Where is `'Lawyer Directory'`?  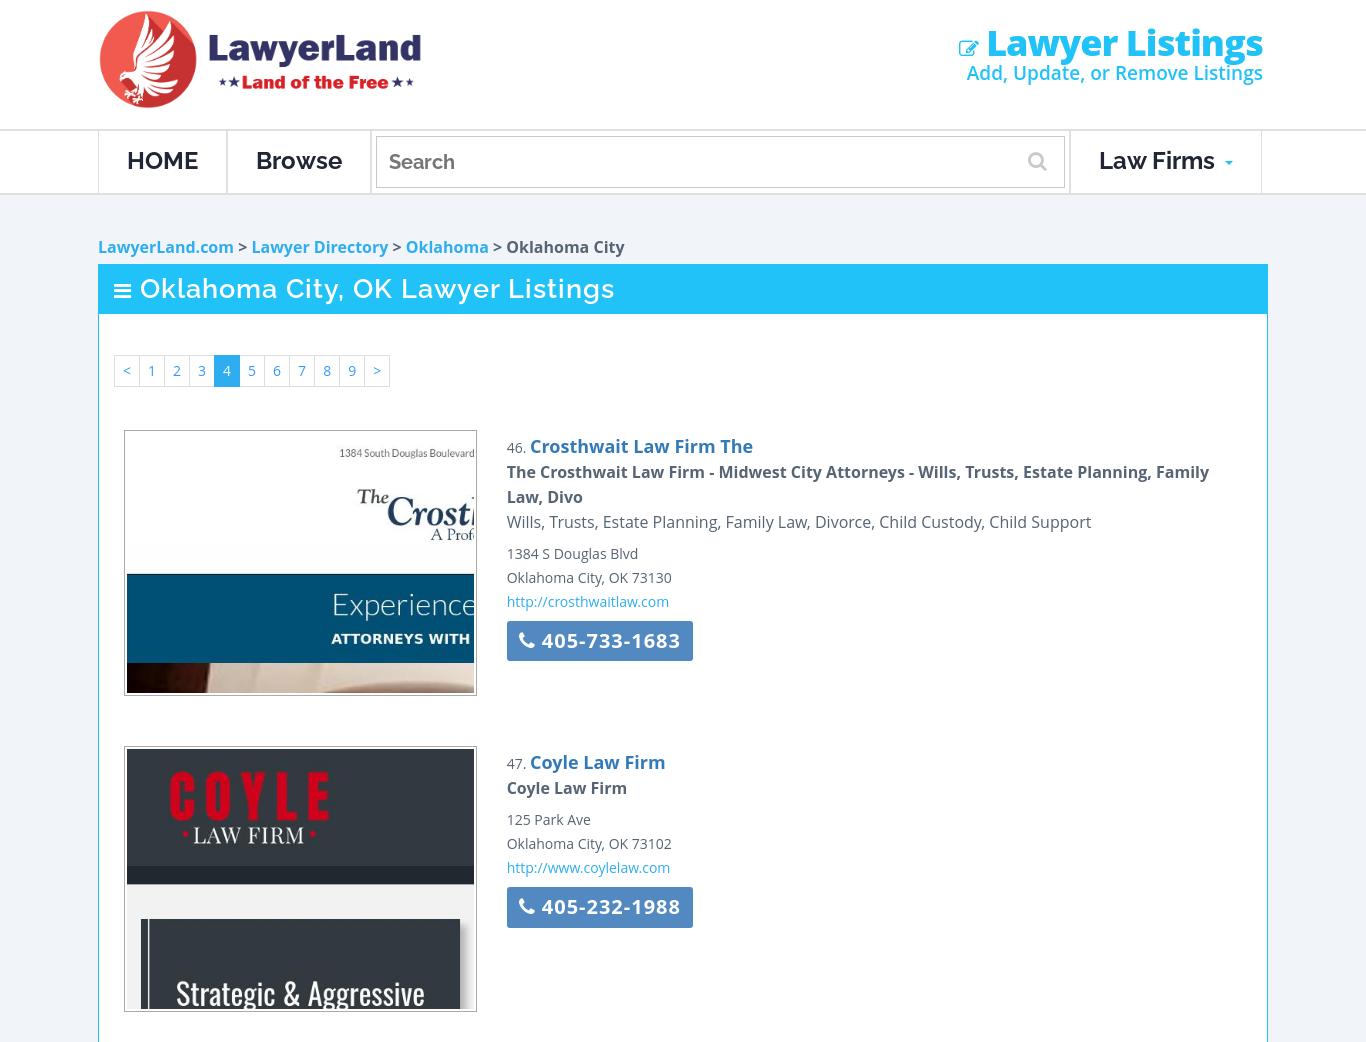 'Lawyer Directory' is located at coordinates (319, 245).